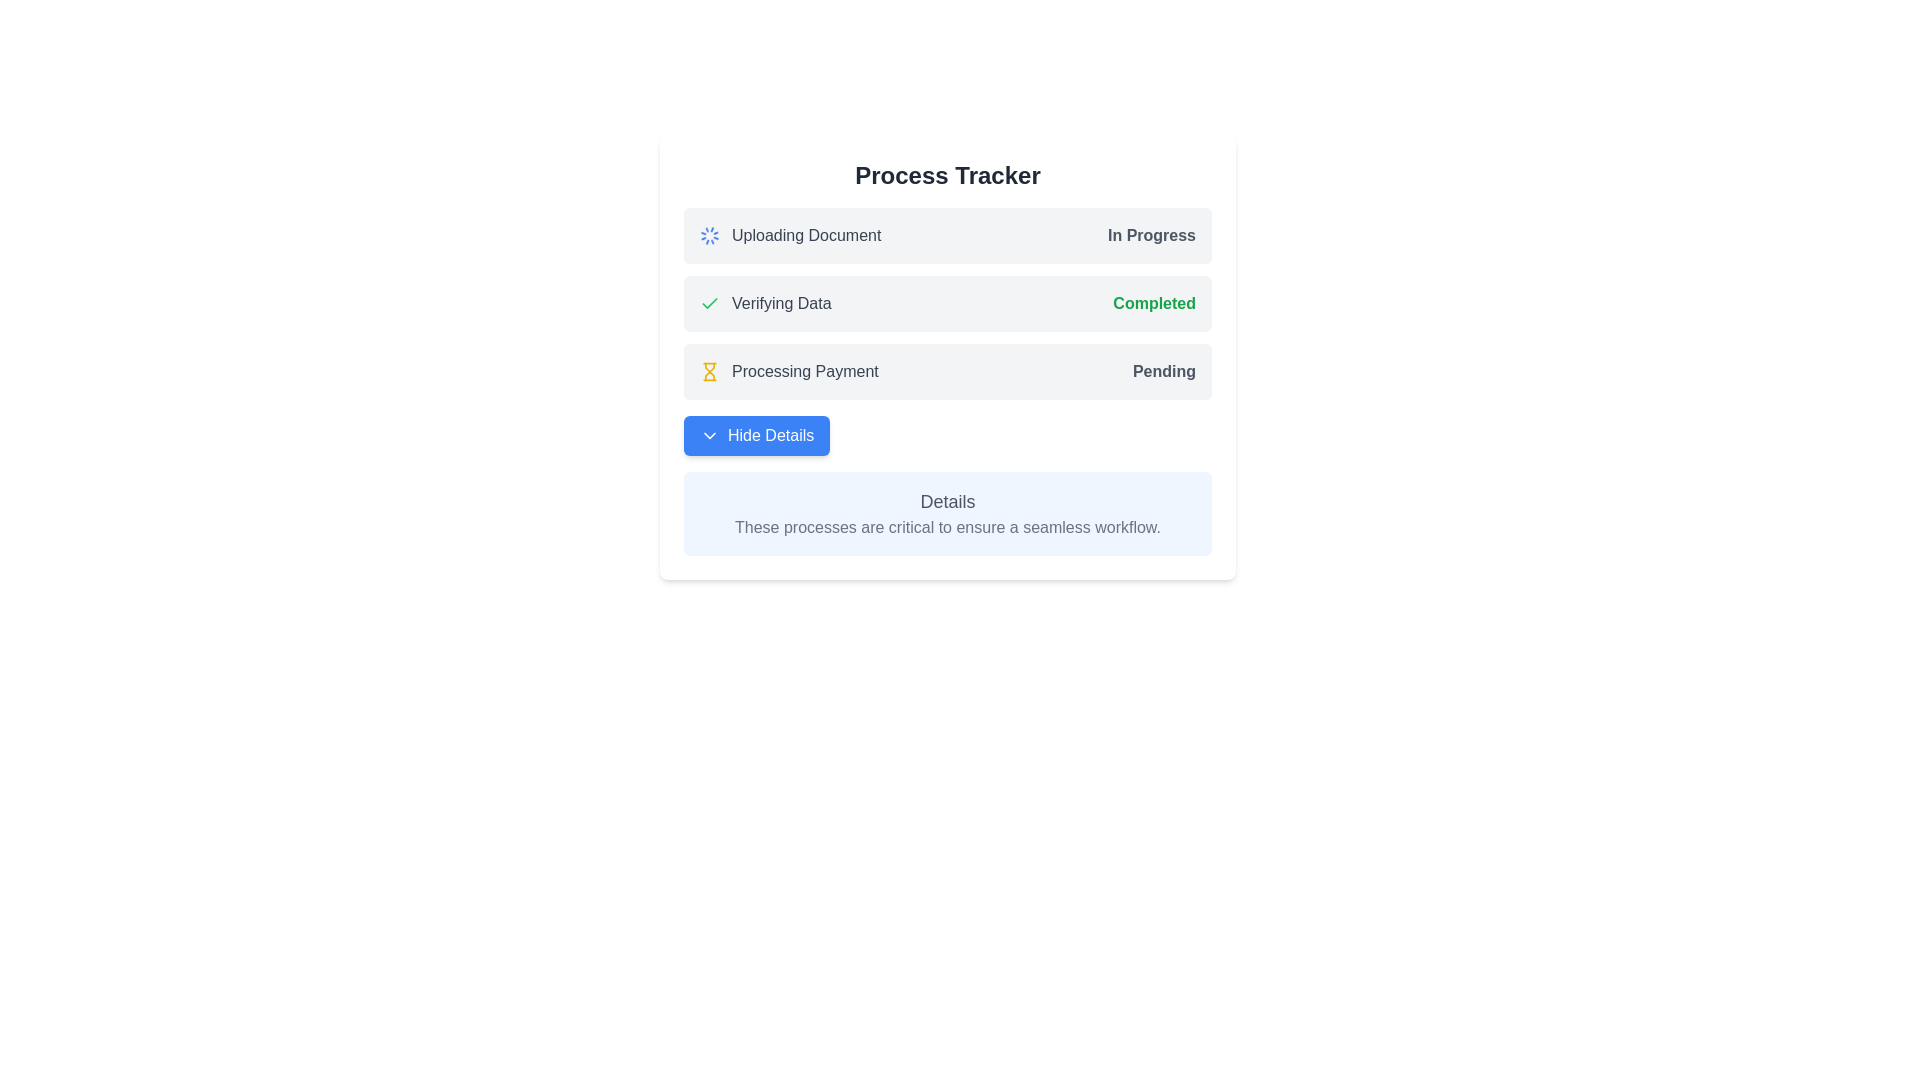  I want to click on the static text element that provides a description regarding the importance of processes in maintaining a seamless workflow, located below the 'Details' text element in a light blue box with rounded corners, so click(947, 527).